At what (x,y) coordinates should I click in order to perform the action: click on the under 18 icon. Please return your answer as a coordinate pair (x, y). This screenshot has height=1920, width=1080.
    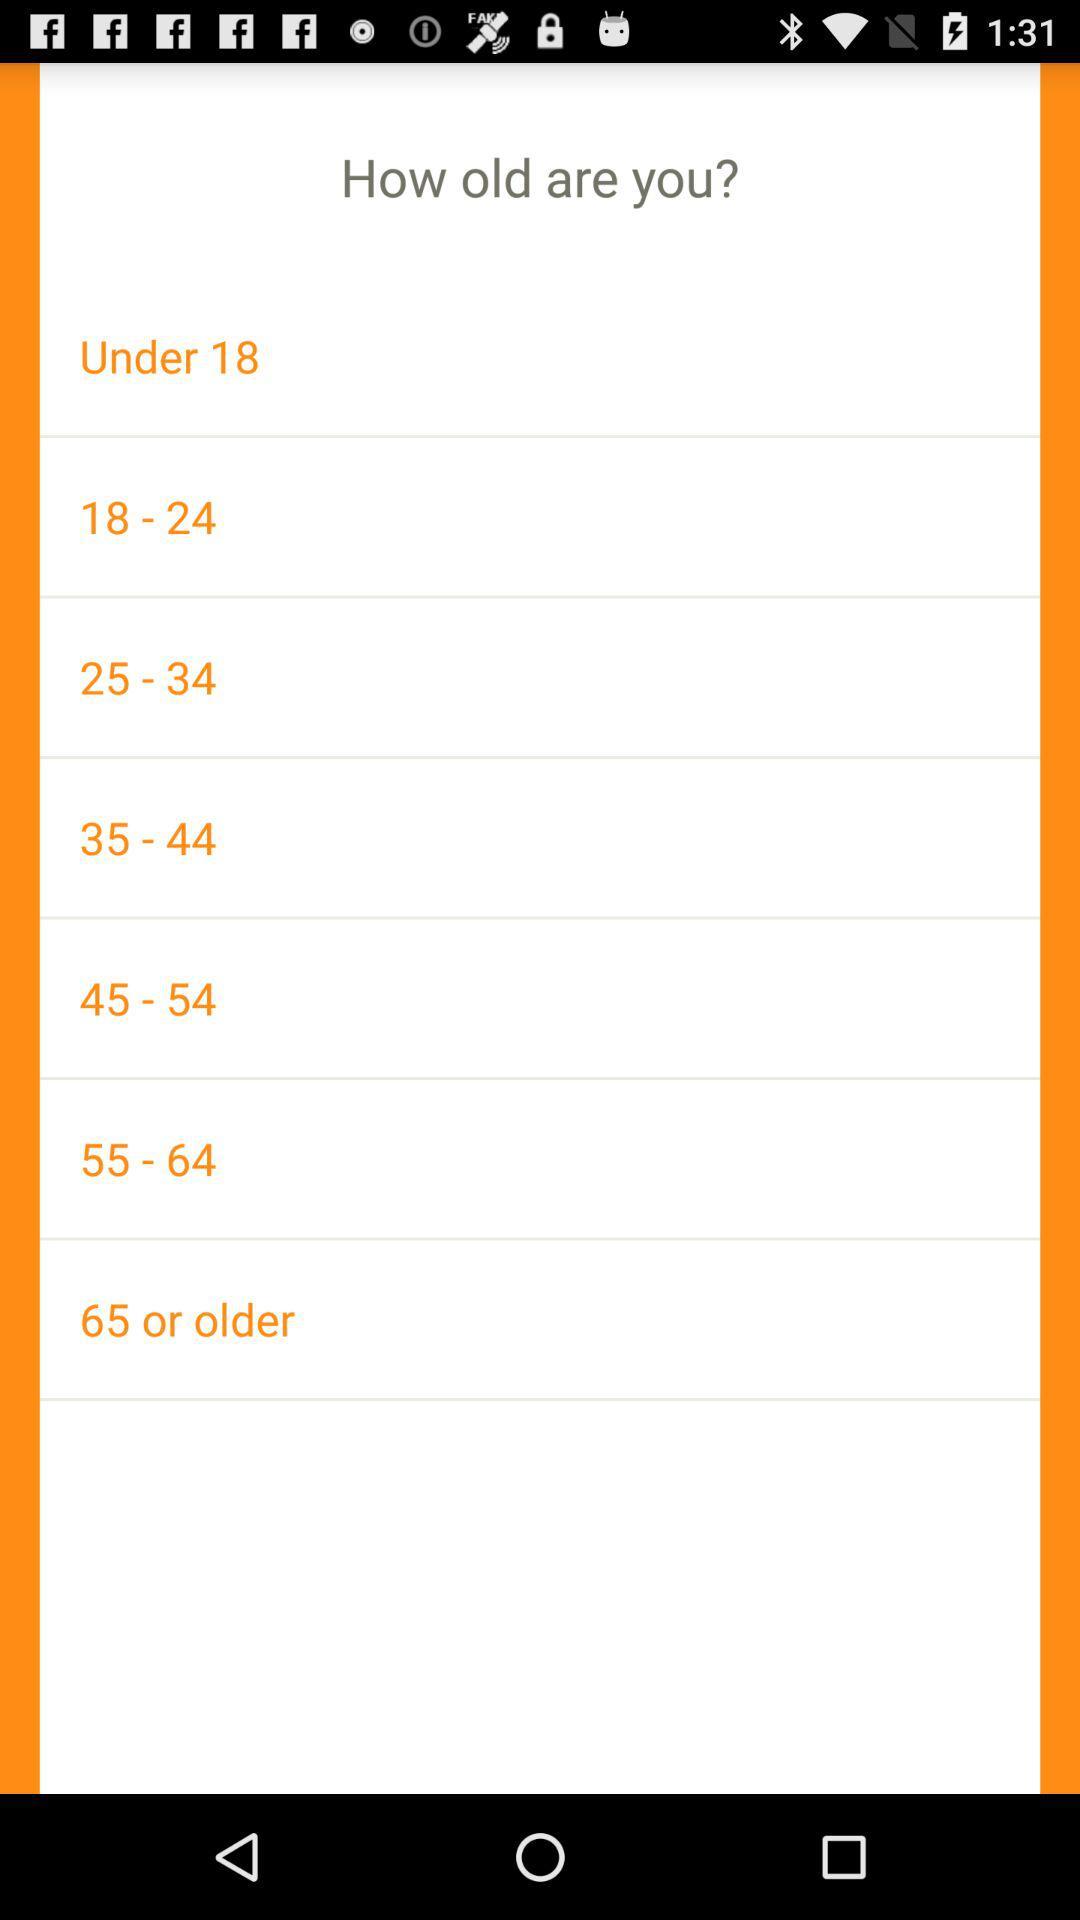
    Looking at the image, I should click on (540, 356).